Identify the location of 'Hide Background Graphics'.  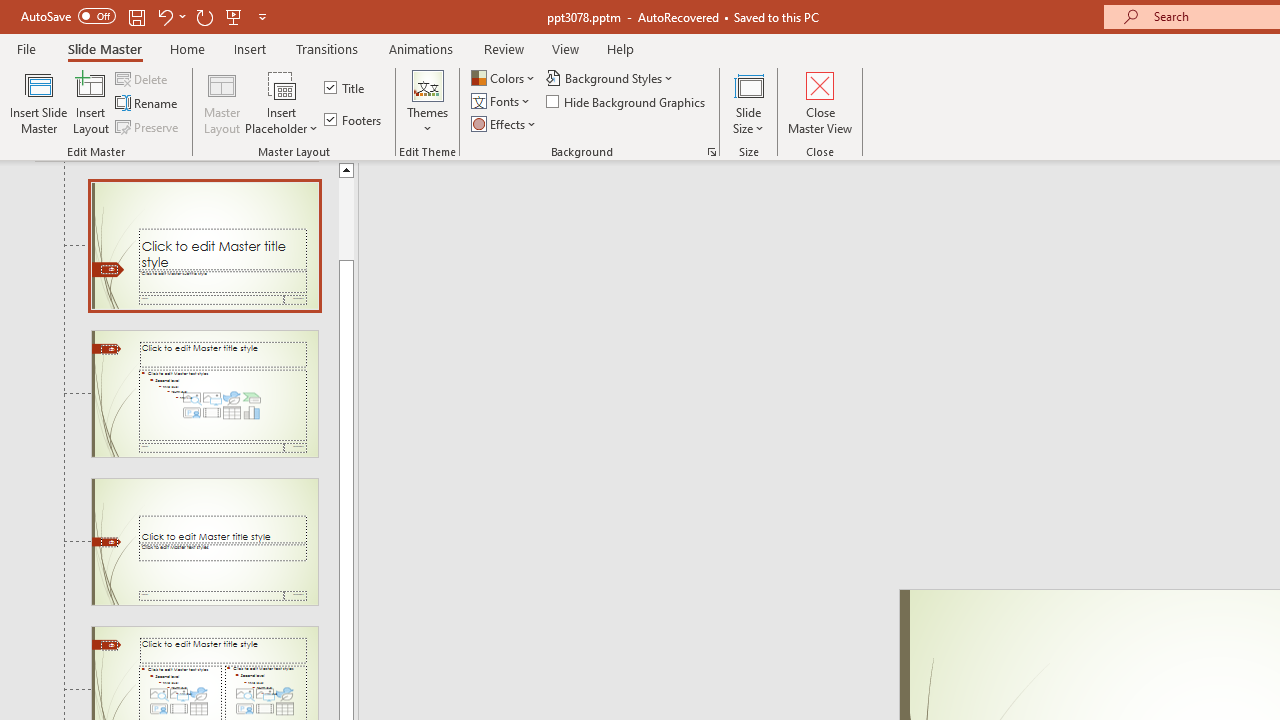
(626, 101).